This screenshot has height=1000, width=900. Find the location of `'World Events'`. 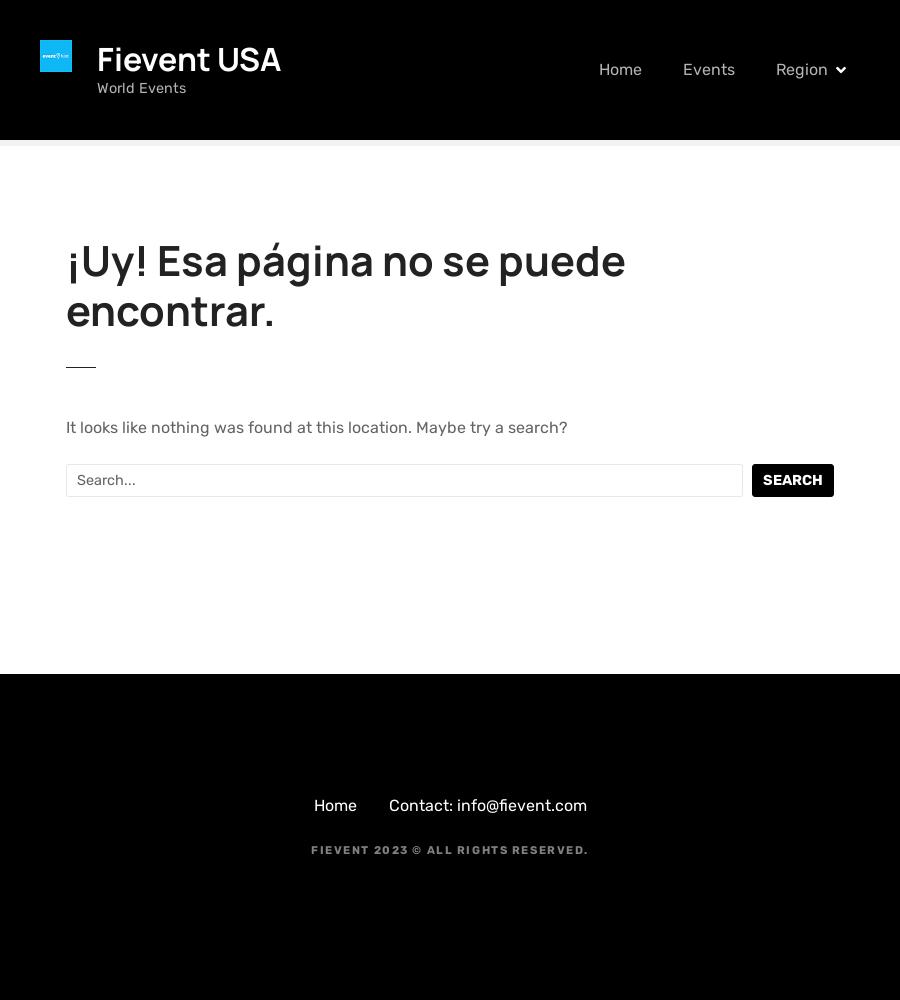

'World Events' is located at coordinates (141, 87).